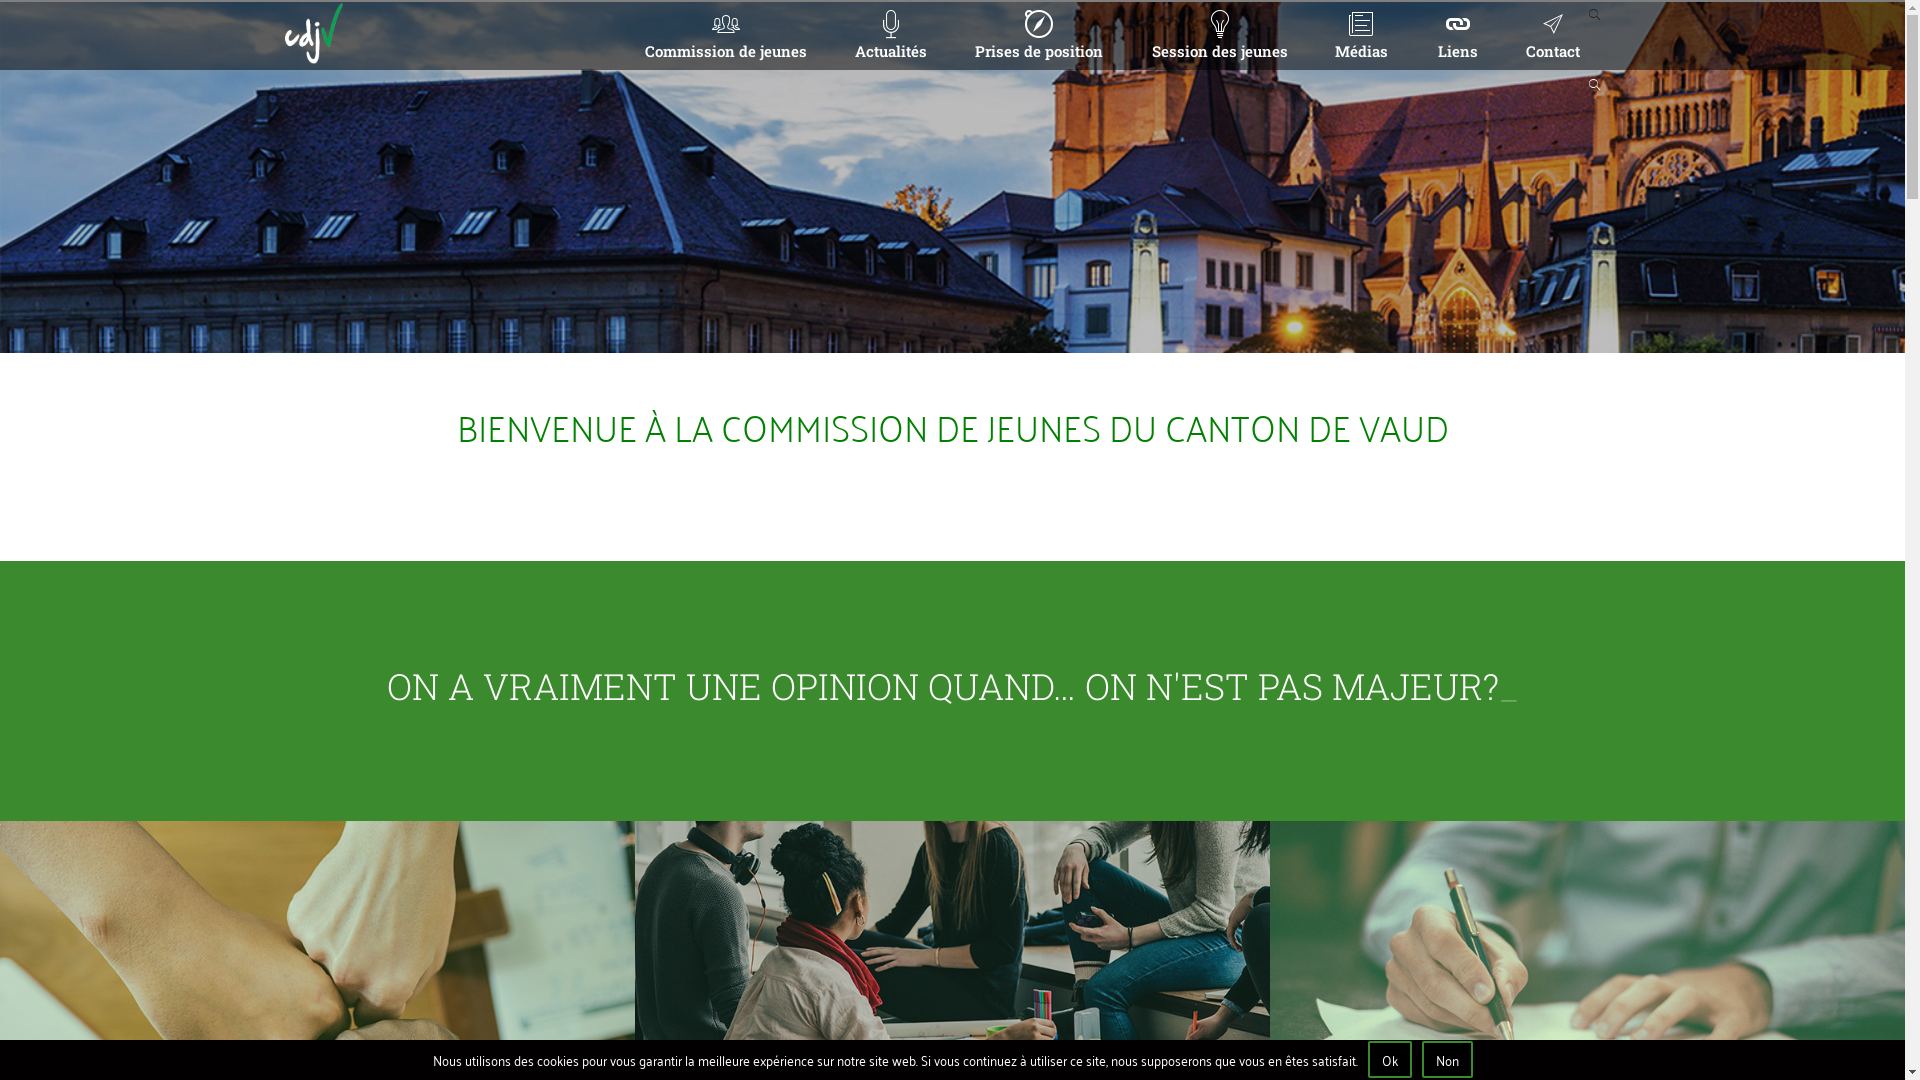 The image size is (1920, 1080). Describe the element at coordinates (947, 34) in the screenshot. I see `'Prises de position'` at that location.